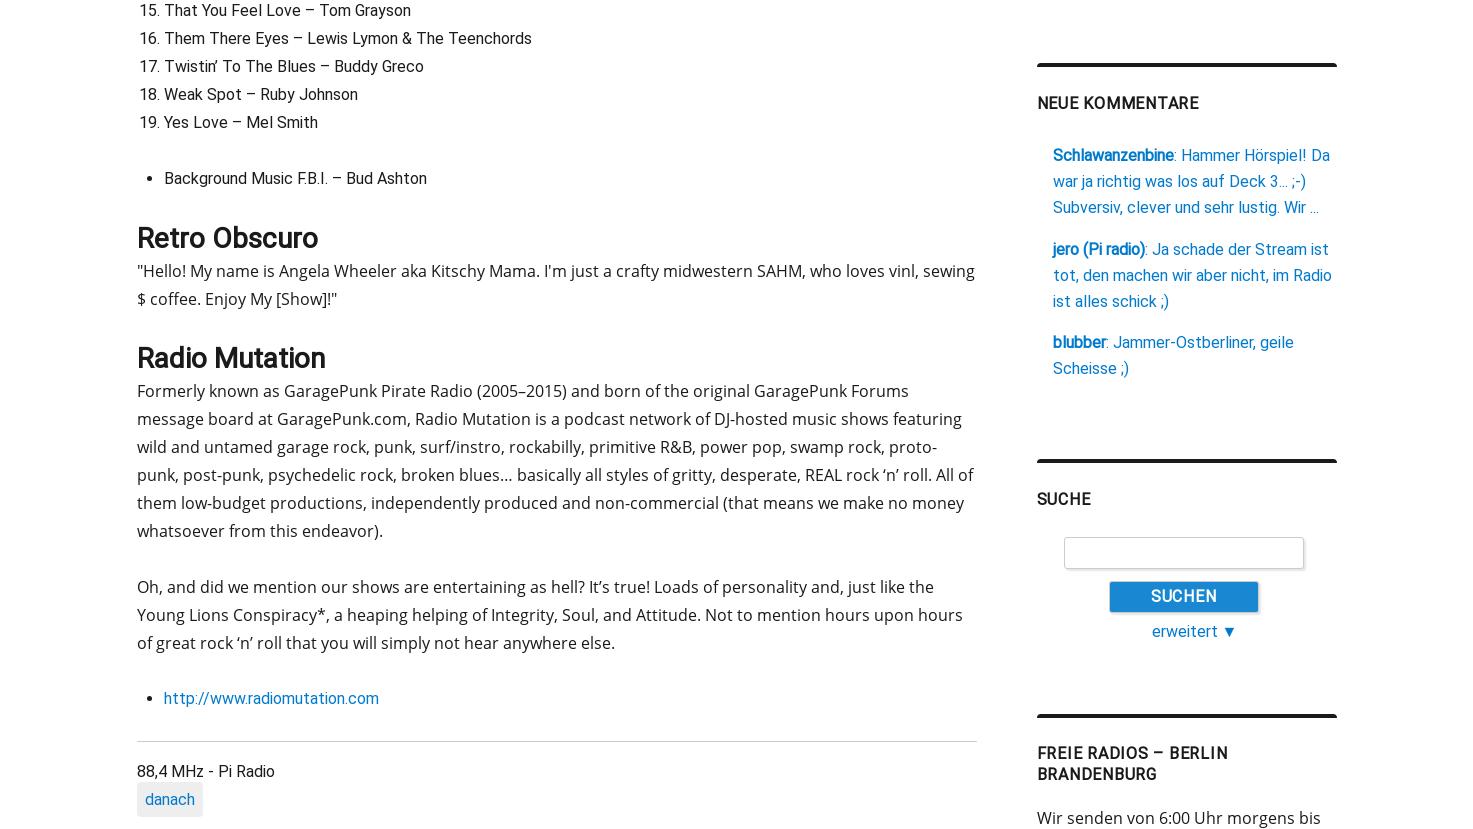 The width and height of the screenshot is (1473, 829). What do you see at coordinates (548, 614) in the screenshot?
I see `'Oh, and did we mention our shows are entertaining as hell? It’s true! Loads of personality and, just like the Young Lions Conspiracy*, a heaping helping of Integrity, Soul, and Attitude. Not to mention hours upon hours of great rock ‘n’ roll that you will simply not hear anywhere else.'` at bounding box center [548, 614].